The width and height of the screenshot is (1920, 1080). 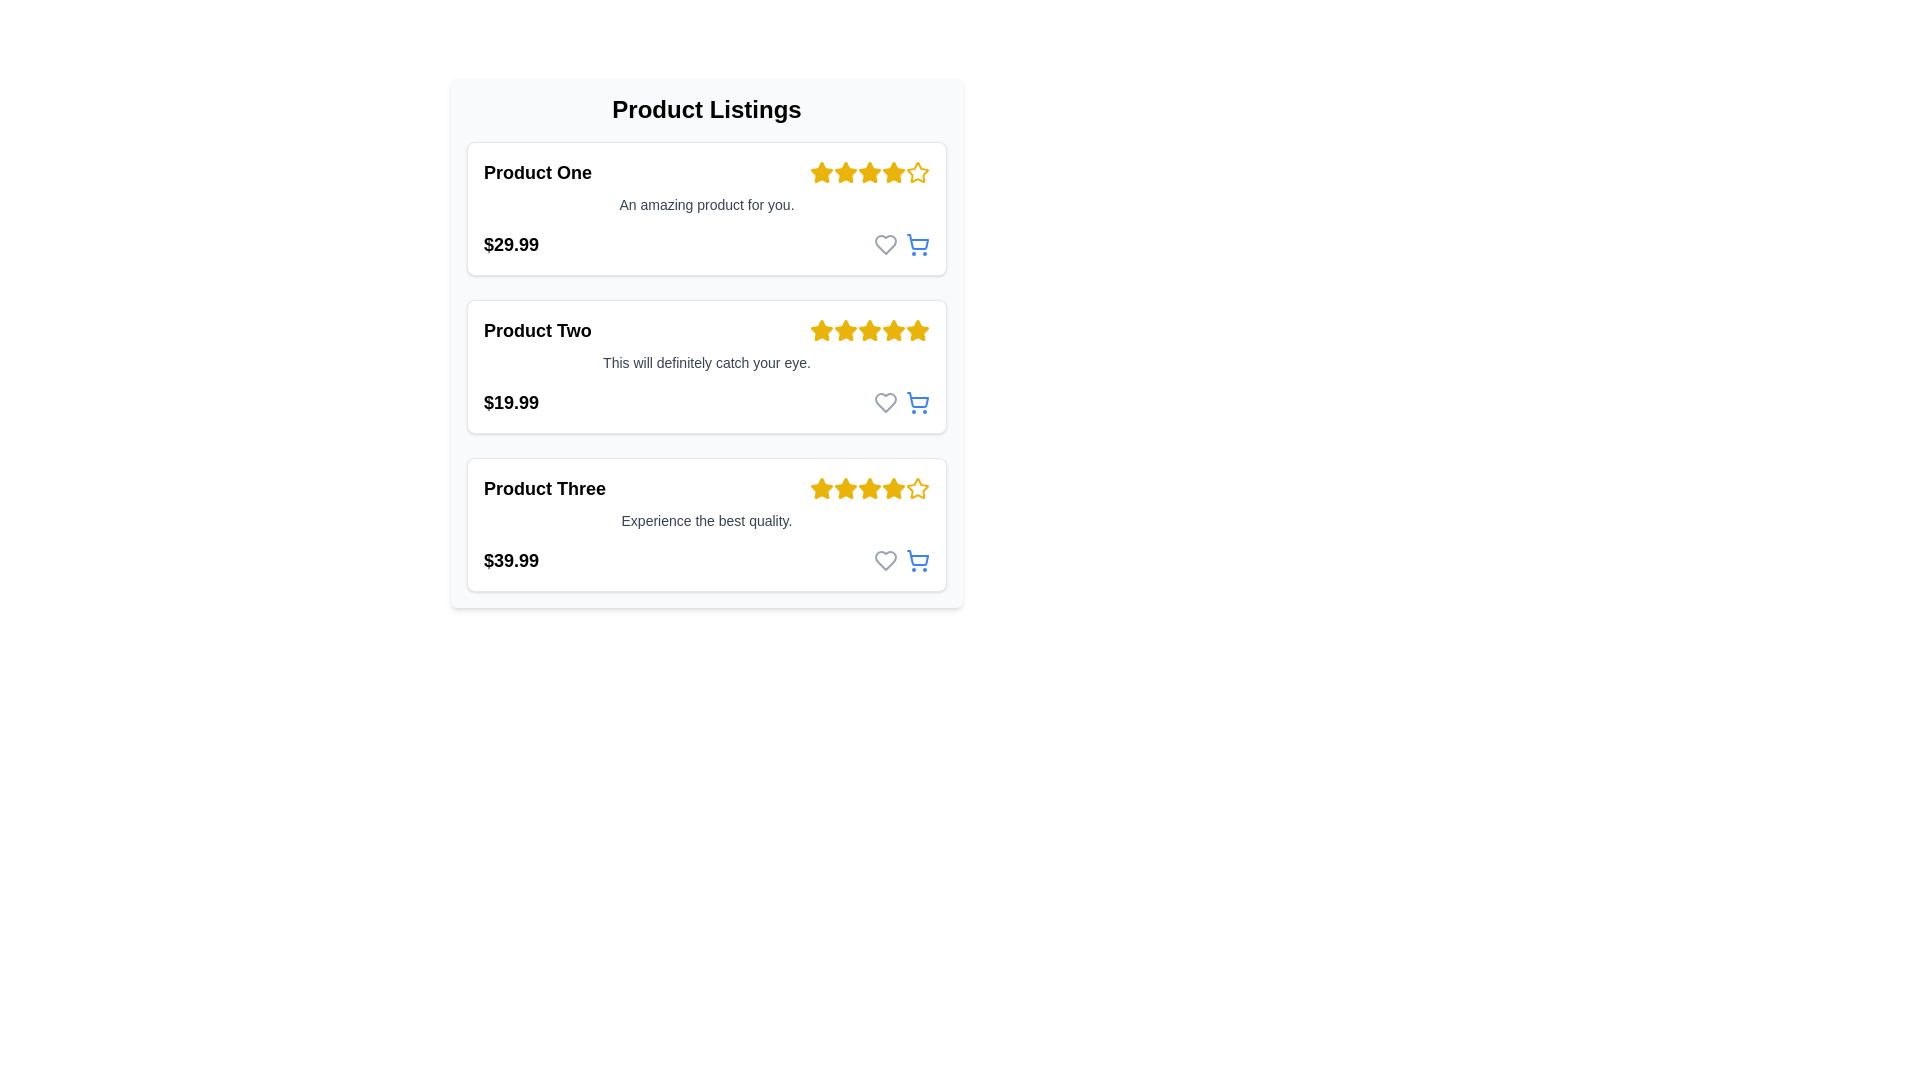 I want to click on the third yellow star icon in the five-star rating system for 'Product Three', so click(x=845, y=489).